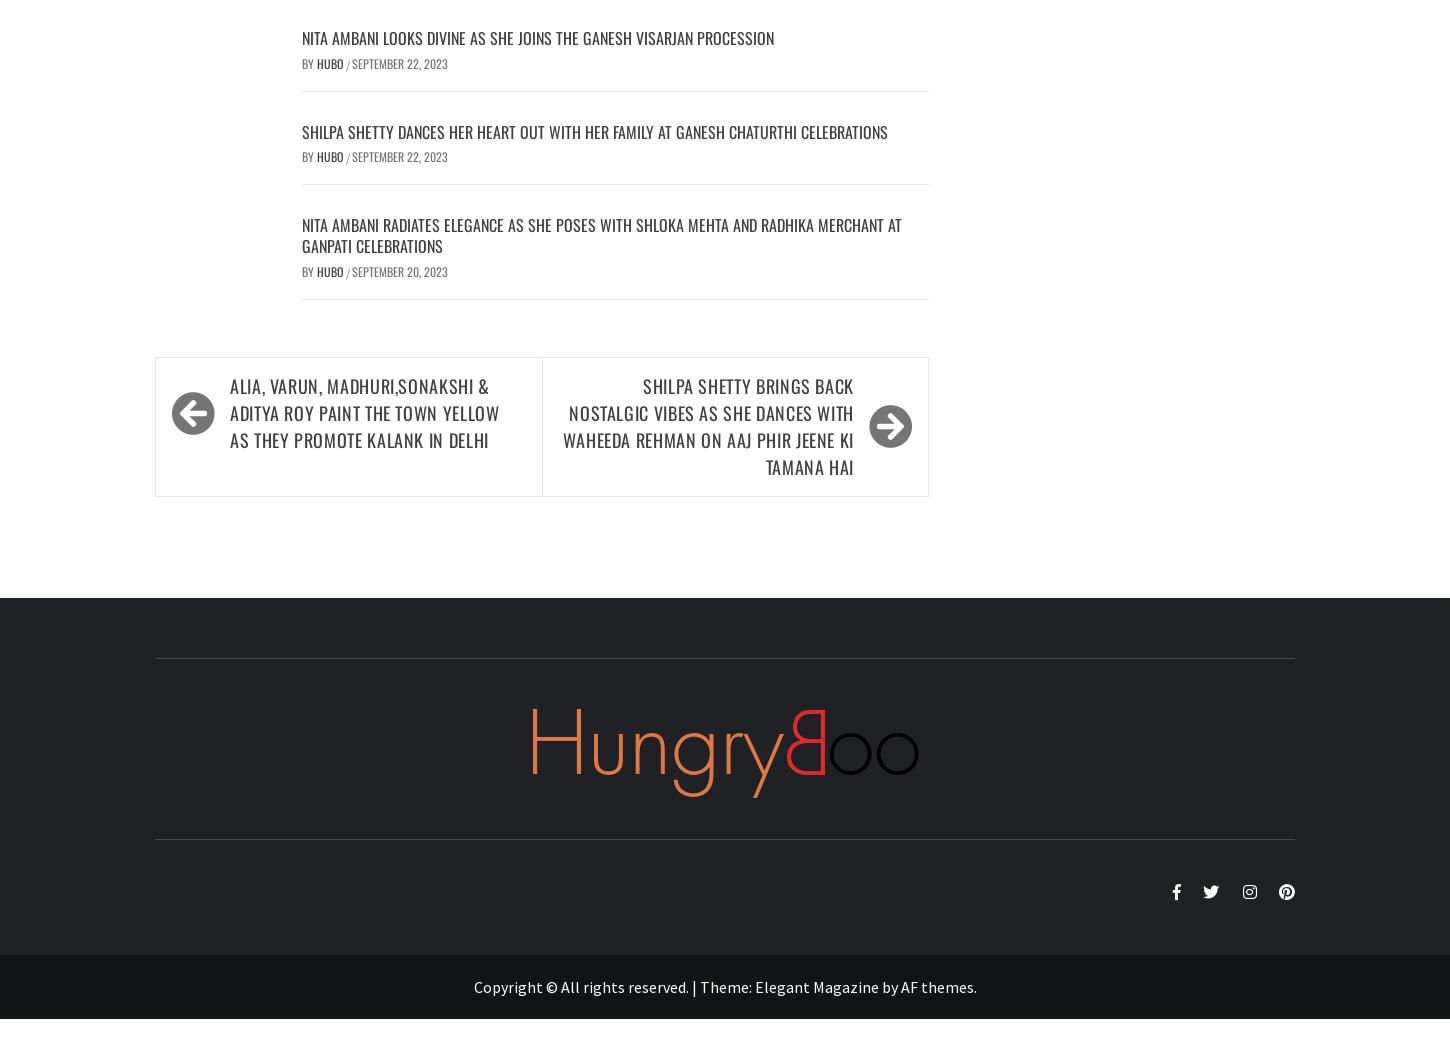  I want to click on 'Shilpa Shetty Dances Her Heart Out With Her Family At Ganesh Chaturthi Celebrations', so click(594, 131).